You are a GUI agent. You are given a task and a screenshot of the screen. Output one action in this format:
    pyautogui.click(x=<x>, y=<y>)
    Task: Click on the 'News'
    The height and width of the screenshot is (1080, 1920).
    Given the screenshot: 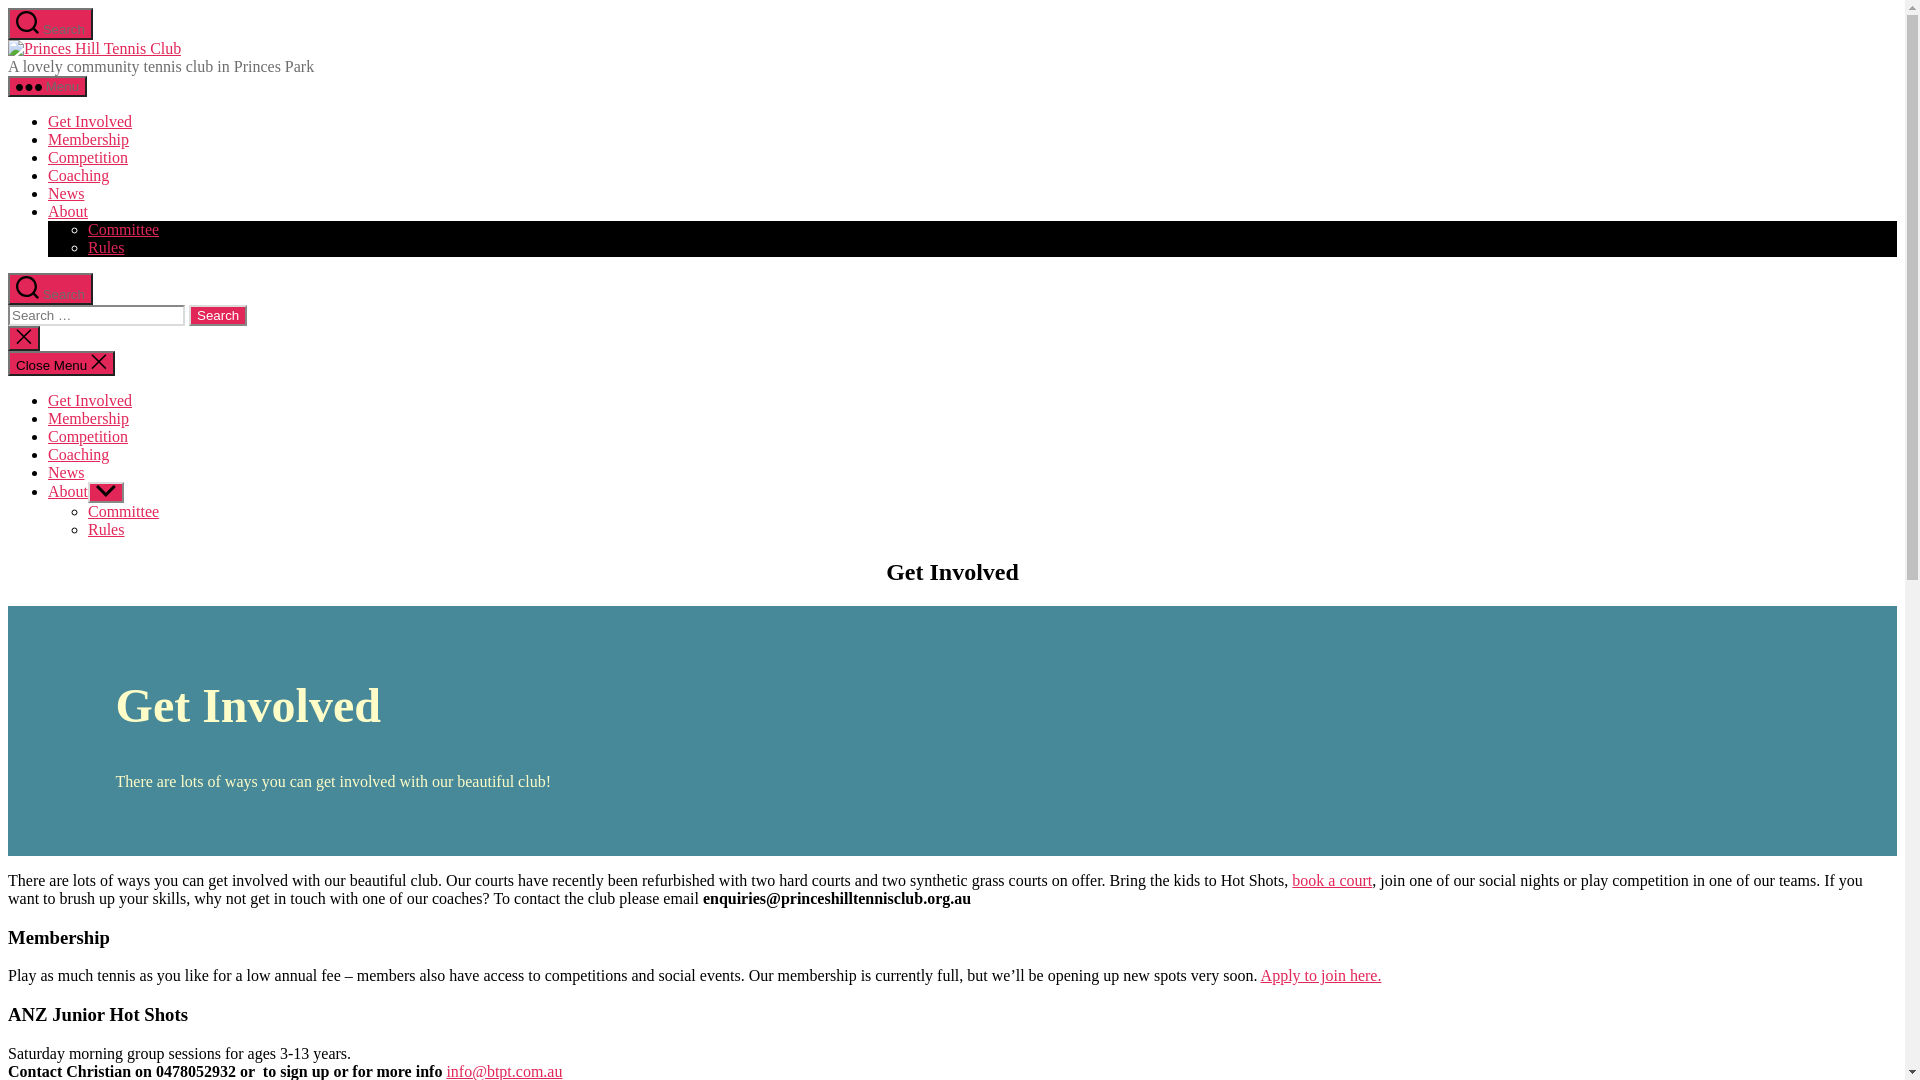 What is the action you would take?
    pyautogui.click(x=48, y=193)
    